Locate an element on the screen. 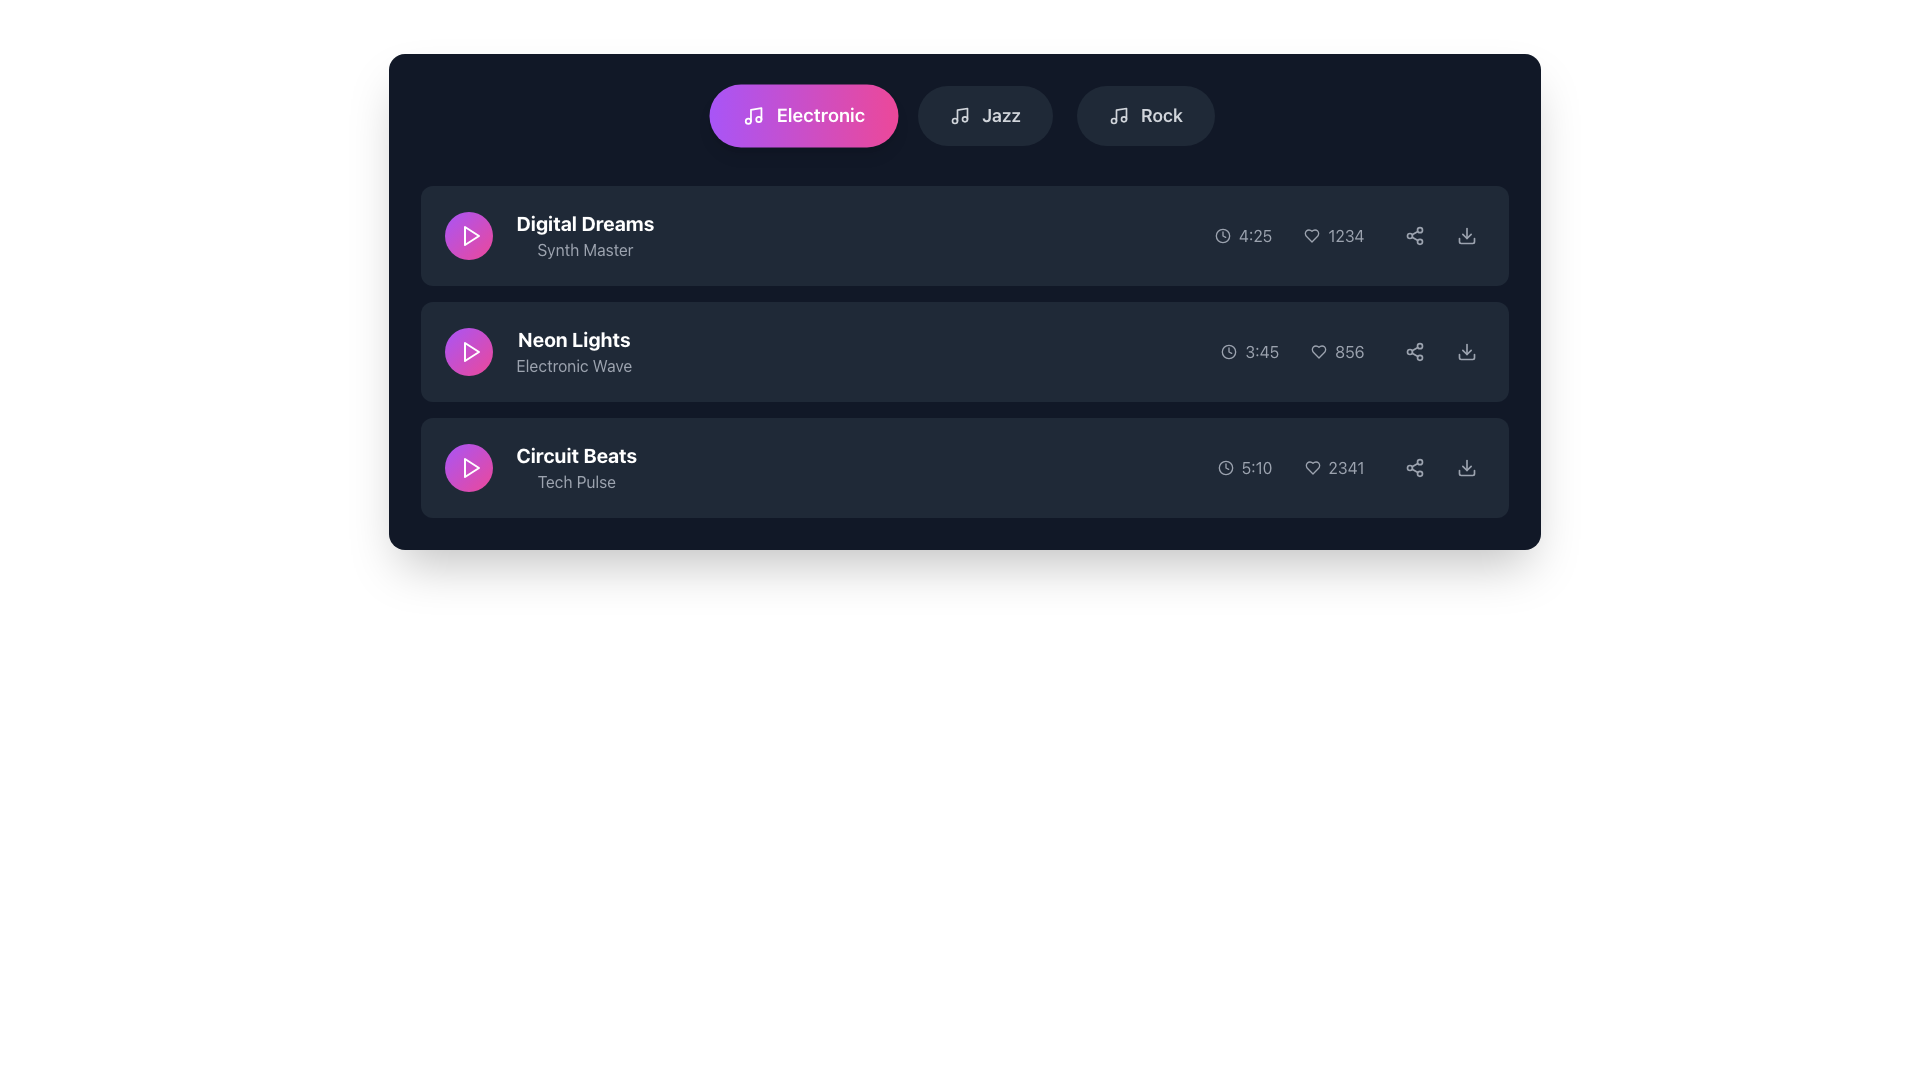 Image resolution: width=1920 pixels, height=1080 pixels. the static text label displaying the number '2341', which is located next to a heart-shaped icon in the music track information row for 'Circuit Beats' is located at coordinates (1346, 467).